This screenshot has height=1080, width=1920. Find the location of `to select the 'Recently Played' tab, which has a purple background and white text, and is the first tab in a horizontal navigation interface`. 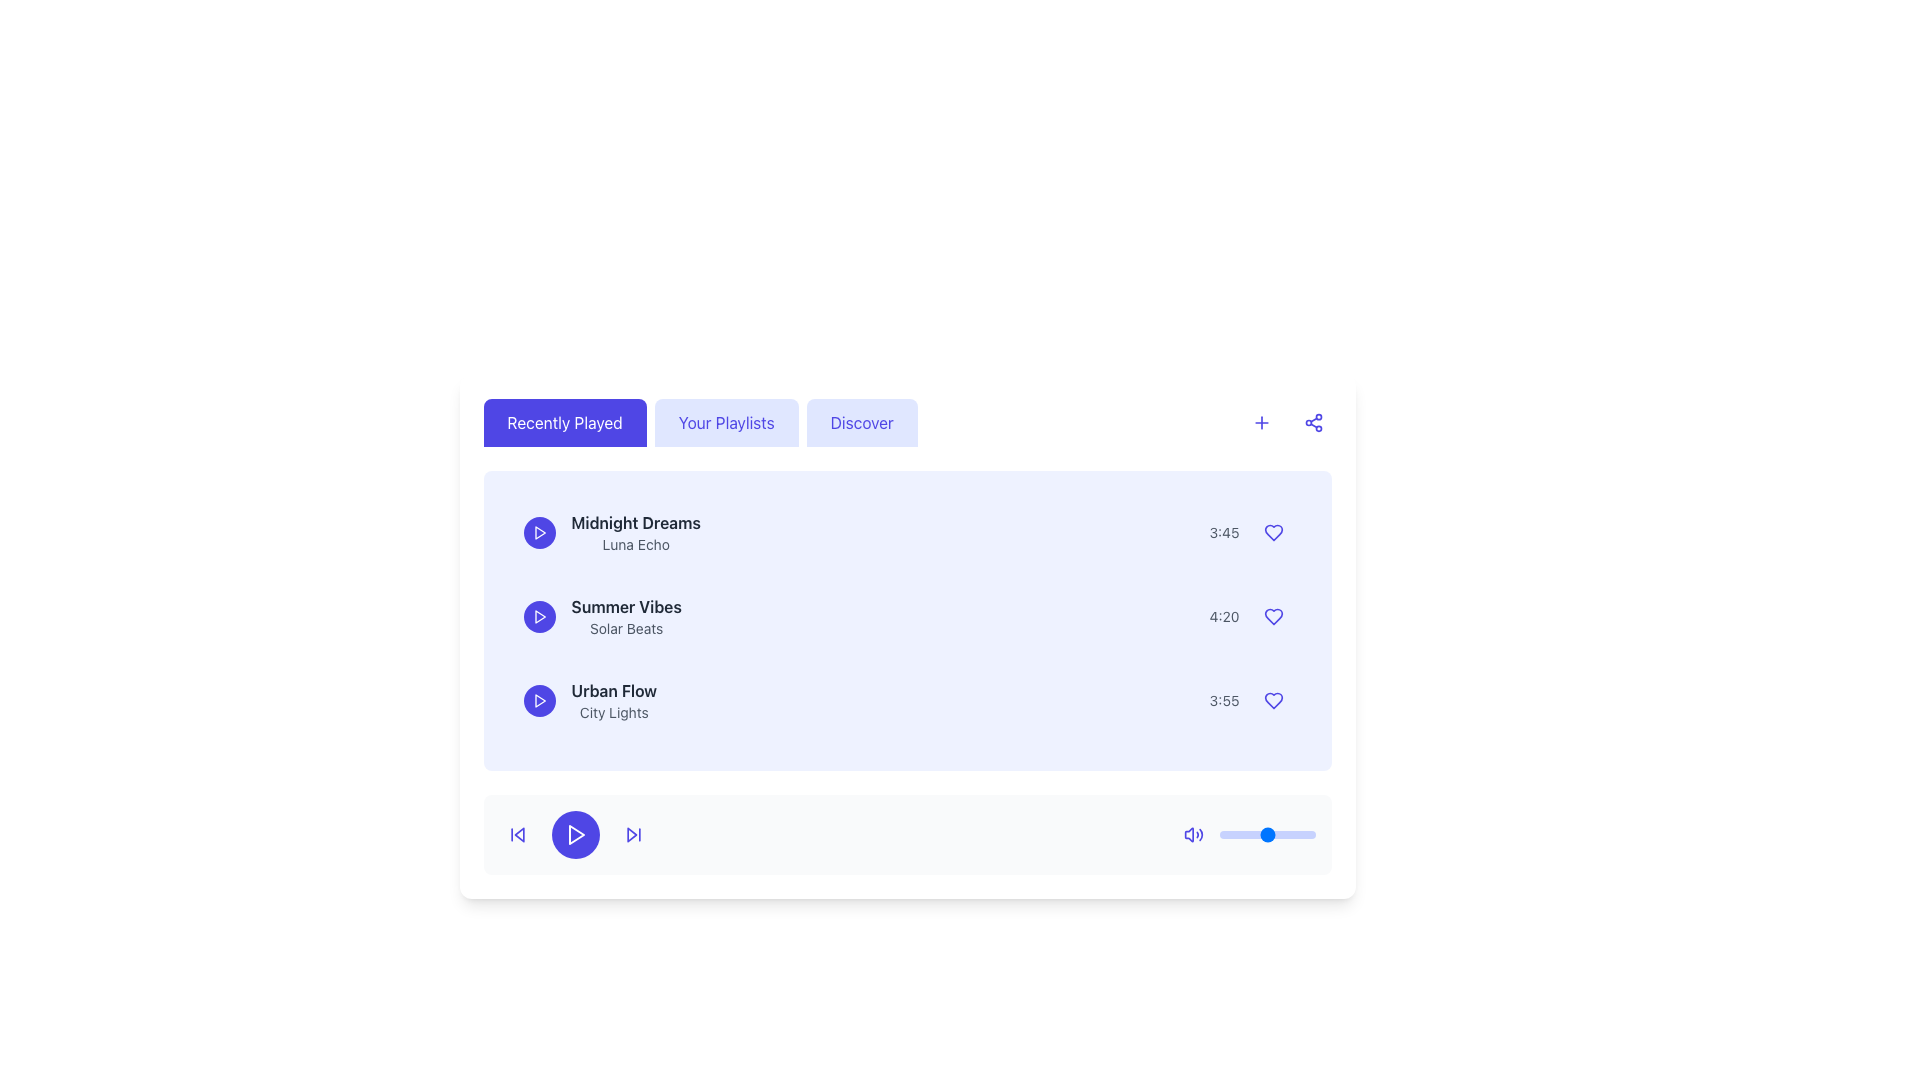

to select the 'Recently Played' tab, which has a purple background and white text, and is the first tab in a horizontal navigation interface is located at coordinates (564, 422).